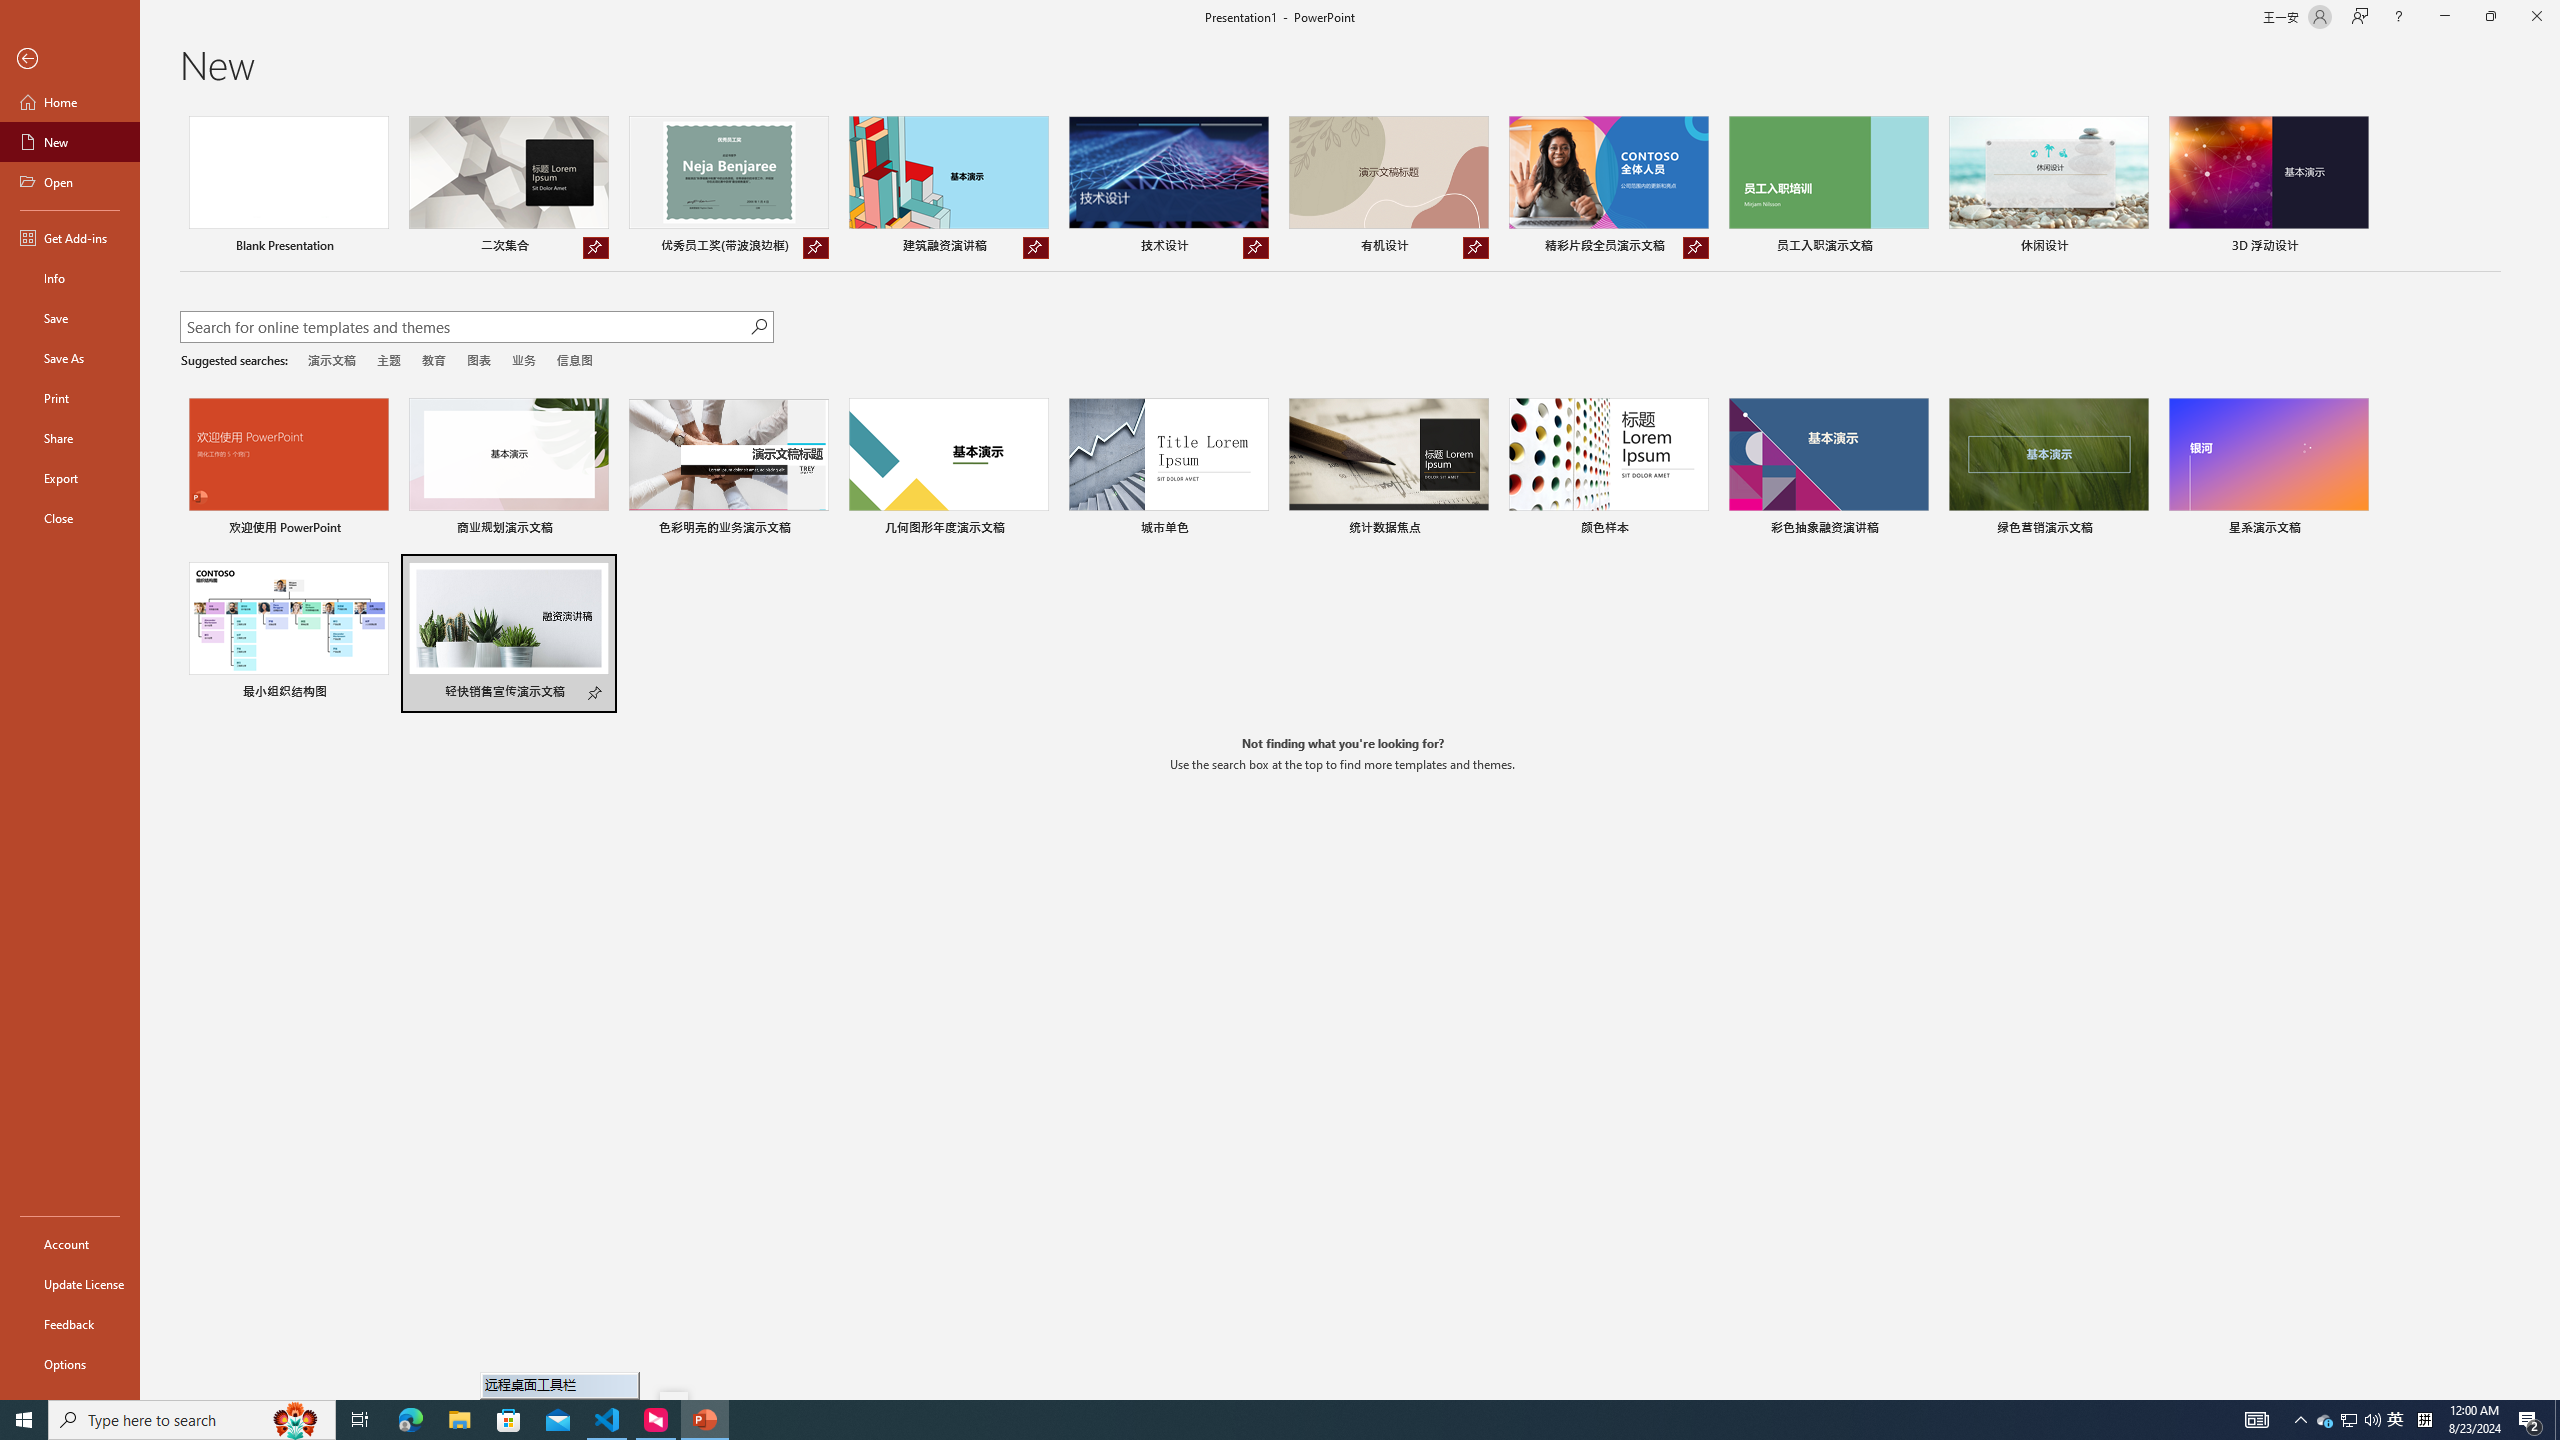  Describe the element at coordinates (69, 58) in the screenshot. I see `'Back'` at that location.